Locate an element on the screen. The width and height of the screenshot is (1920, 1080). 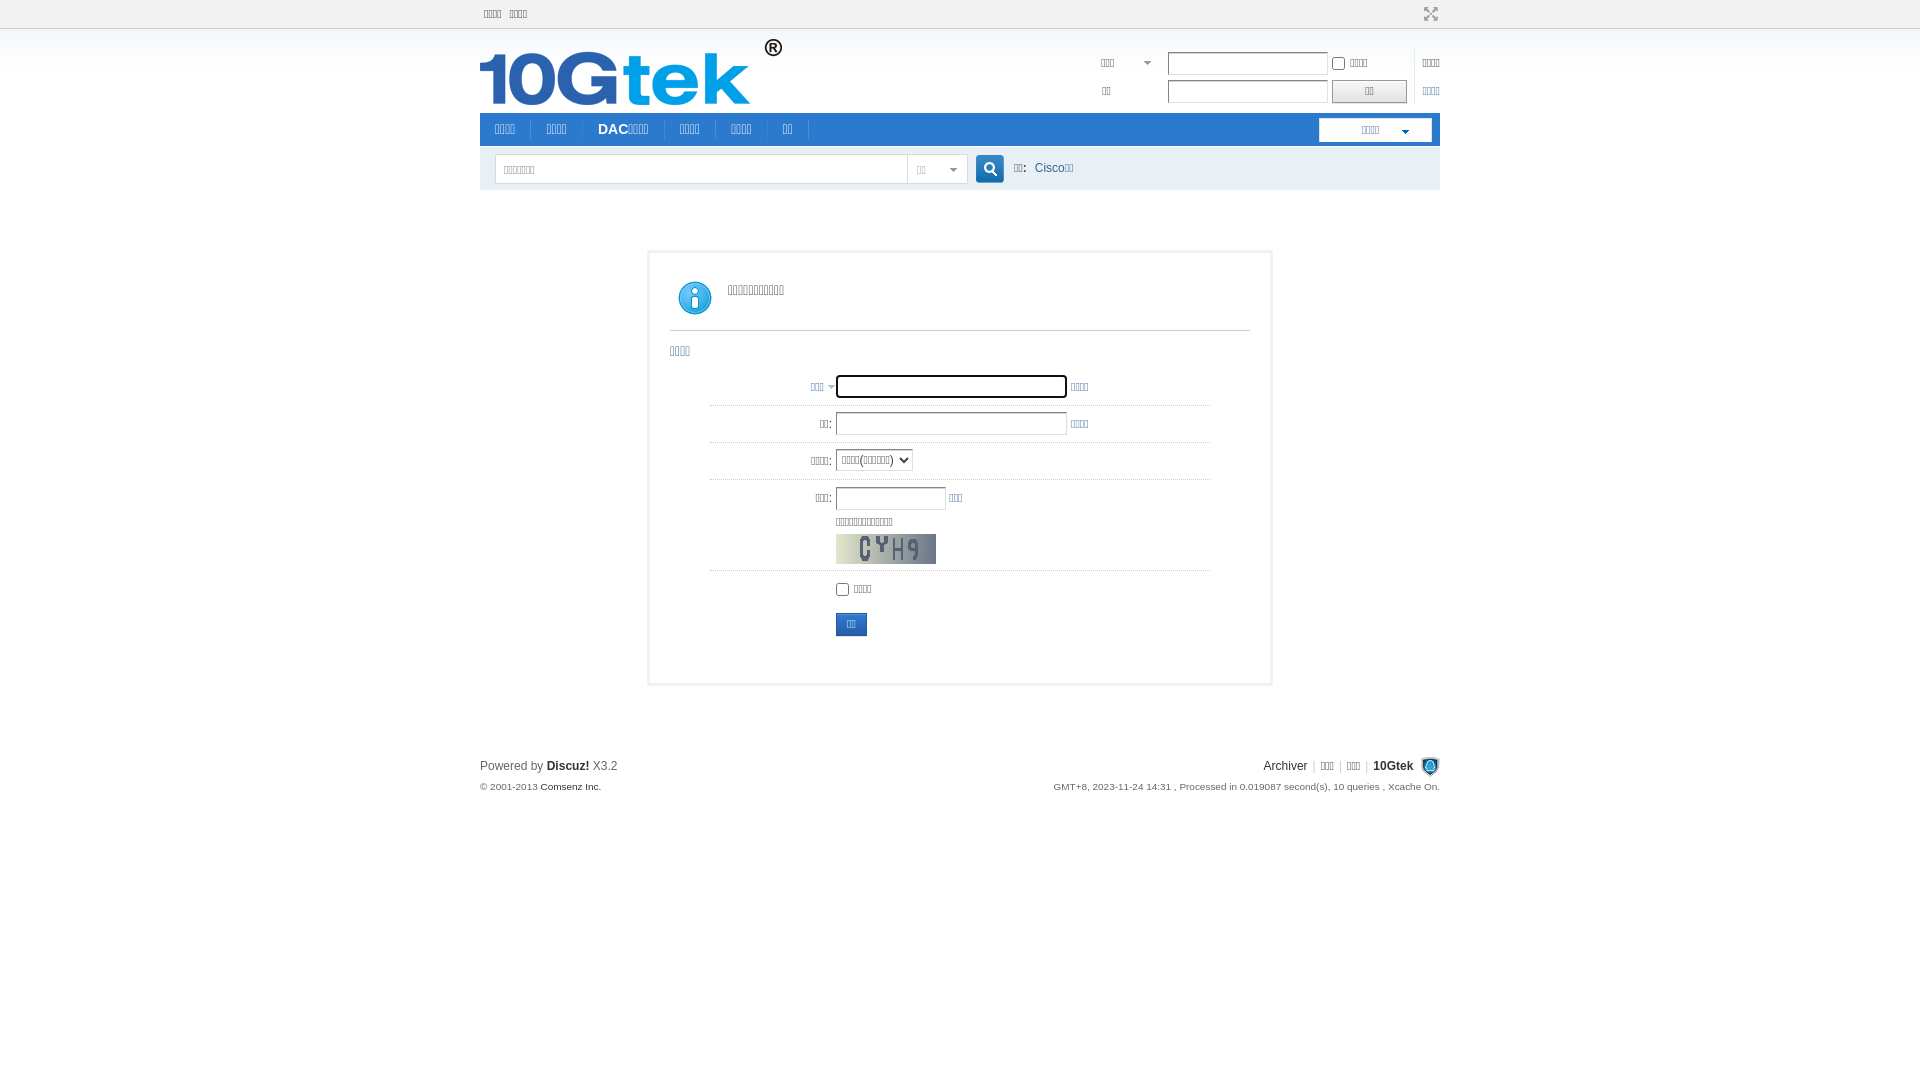
'Comsenz Inc.' is located at coordinates (569, 785).